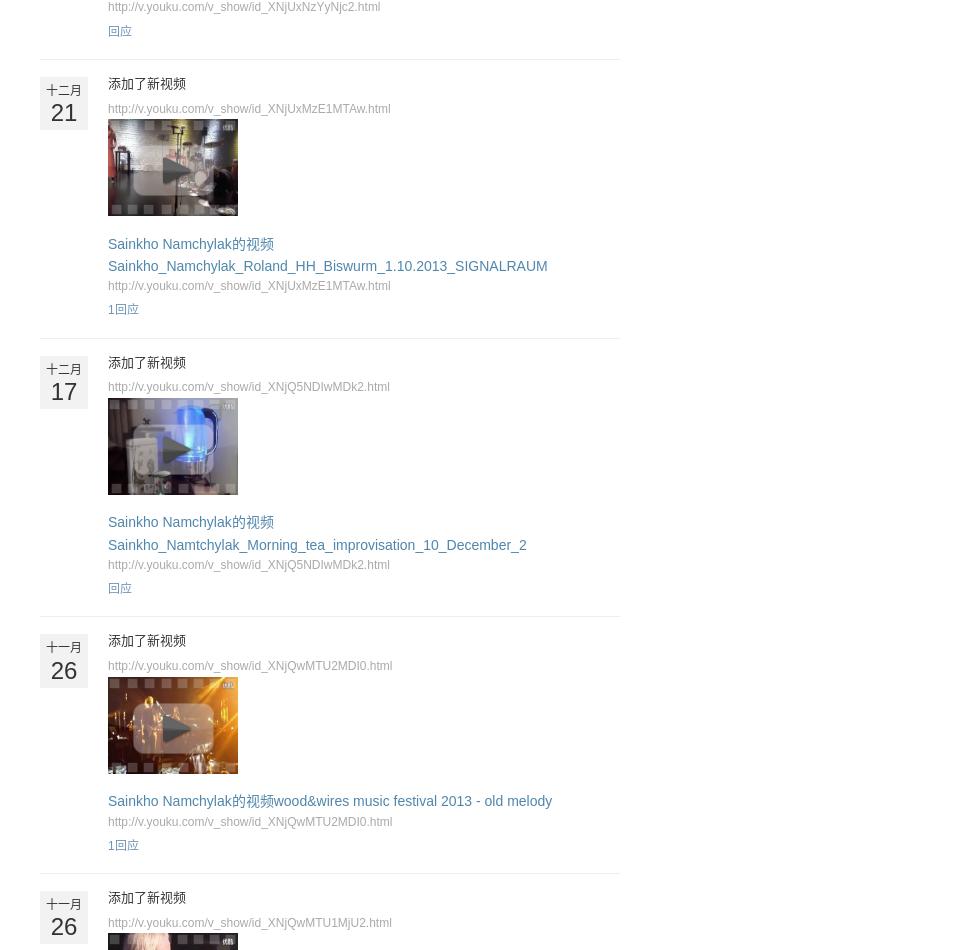 This screenshot has width=960, height=950. What do you see at coordinates (243, 7) in the screenshot?
I see `'http://v.youku.com/v_show/id_XNjUxNzYyNjc2.html'` at bounding box center [243, 7].